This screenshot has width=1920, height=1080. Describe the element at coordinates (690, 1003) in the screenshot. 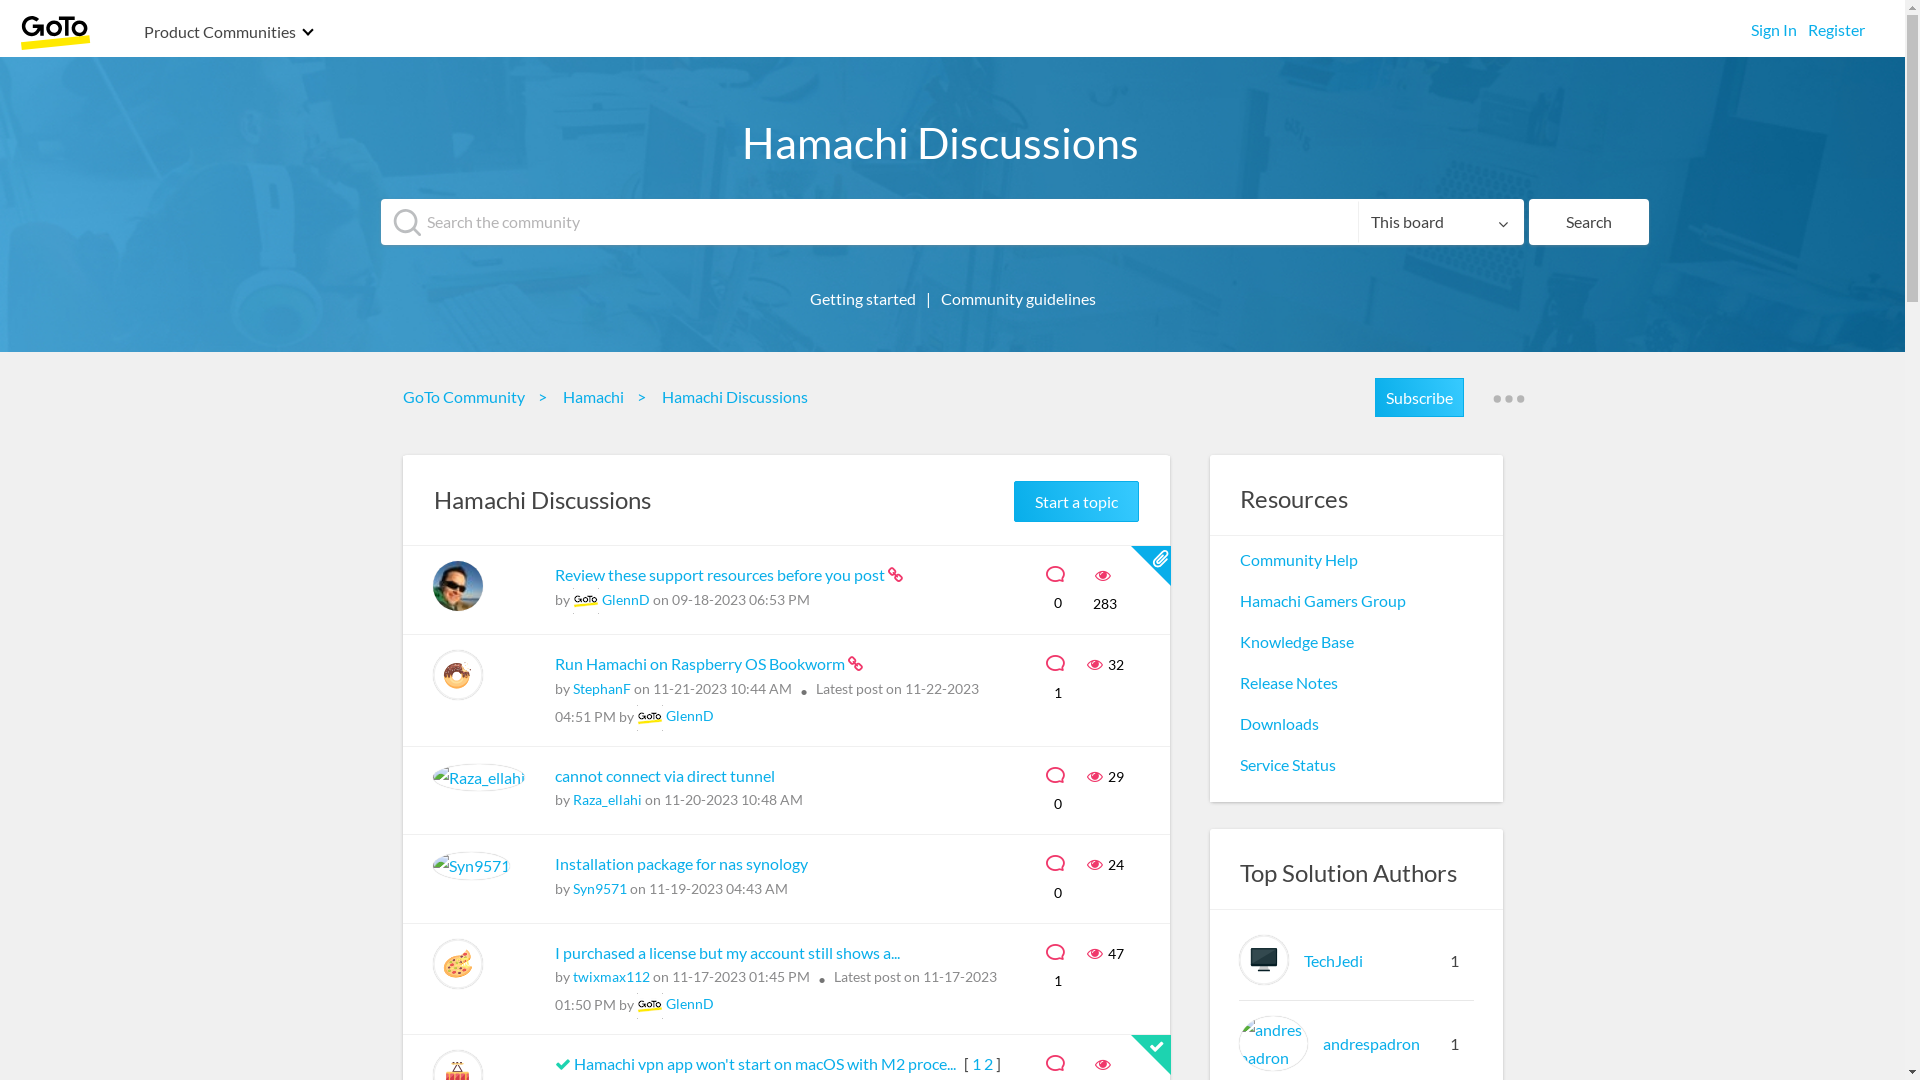

I see `'GlennD'` at that location.